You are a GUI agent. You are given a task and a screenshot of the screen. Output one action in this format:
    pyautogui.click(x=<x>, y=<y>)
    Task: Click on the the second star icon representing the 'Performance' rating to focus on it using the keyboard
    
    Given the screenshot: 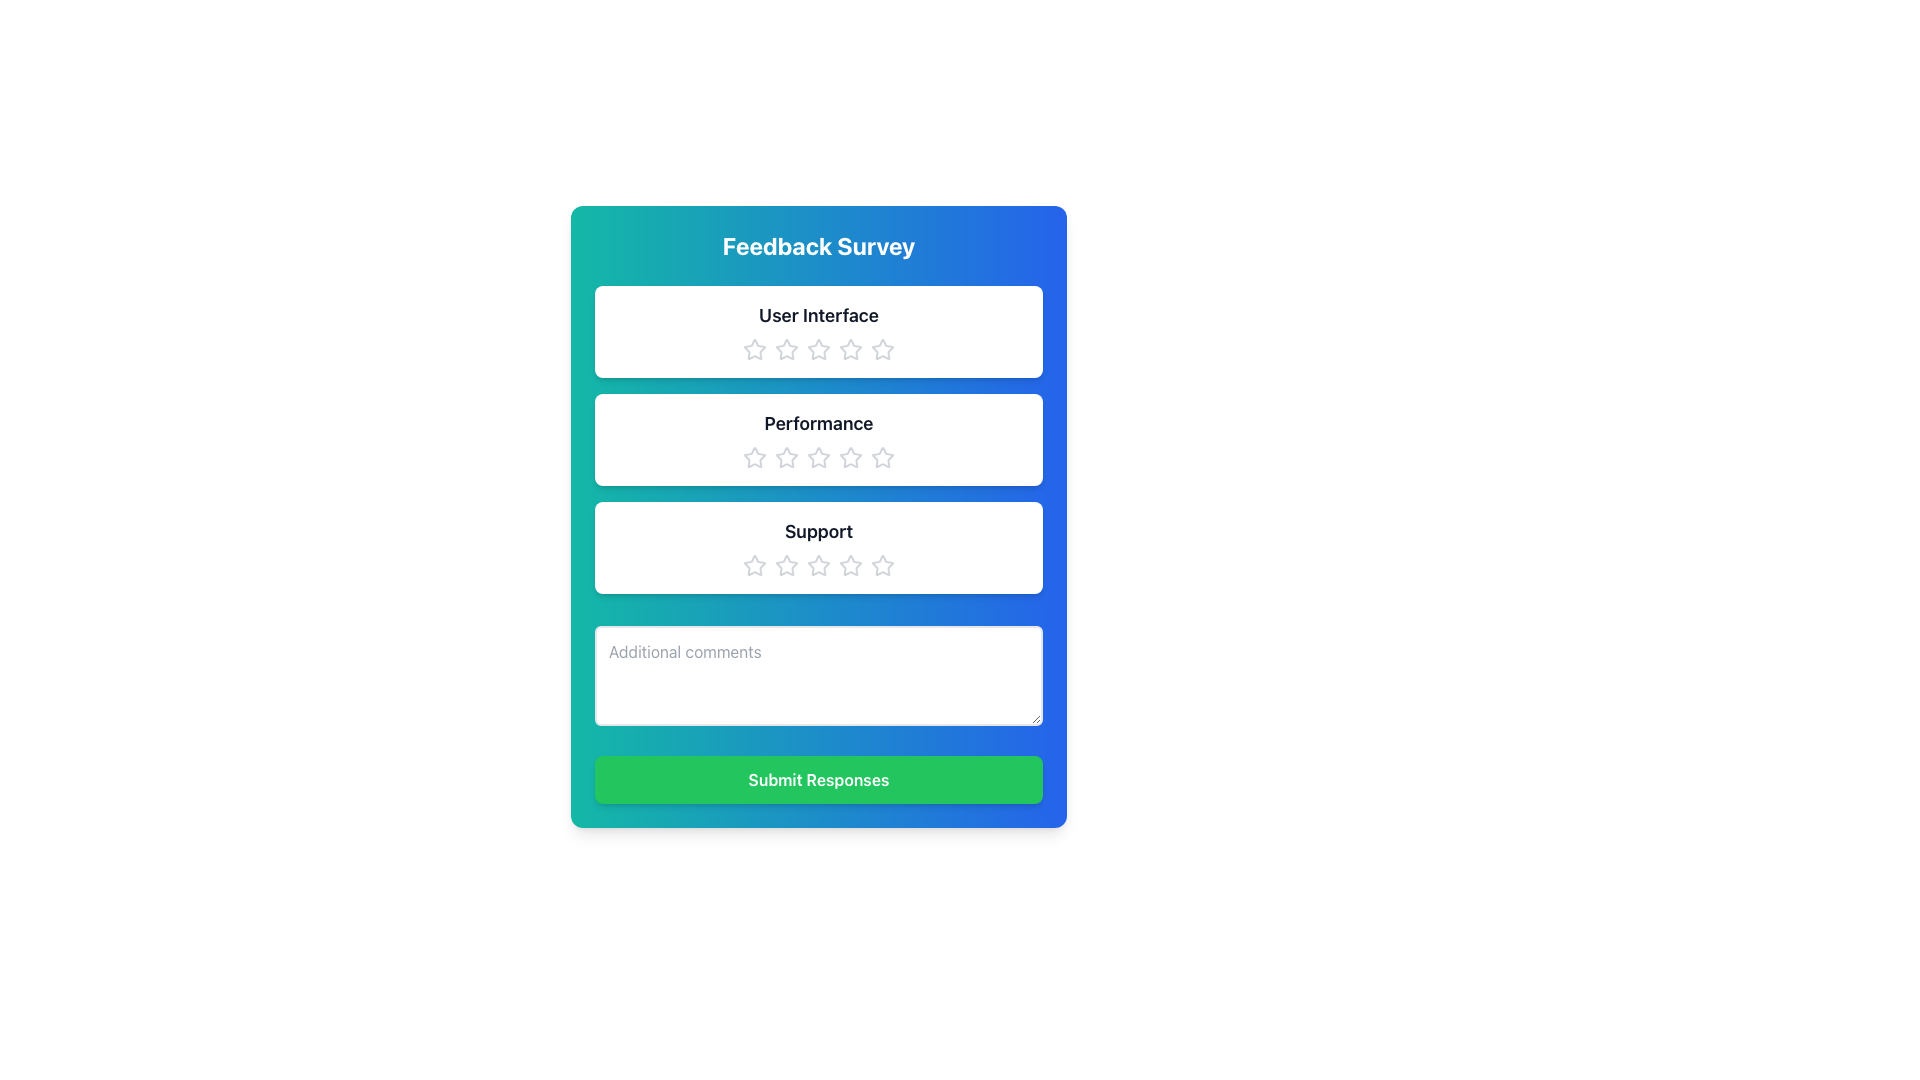 What is the action you would take?
    pyautogui.click(x=819, y=457)
    